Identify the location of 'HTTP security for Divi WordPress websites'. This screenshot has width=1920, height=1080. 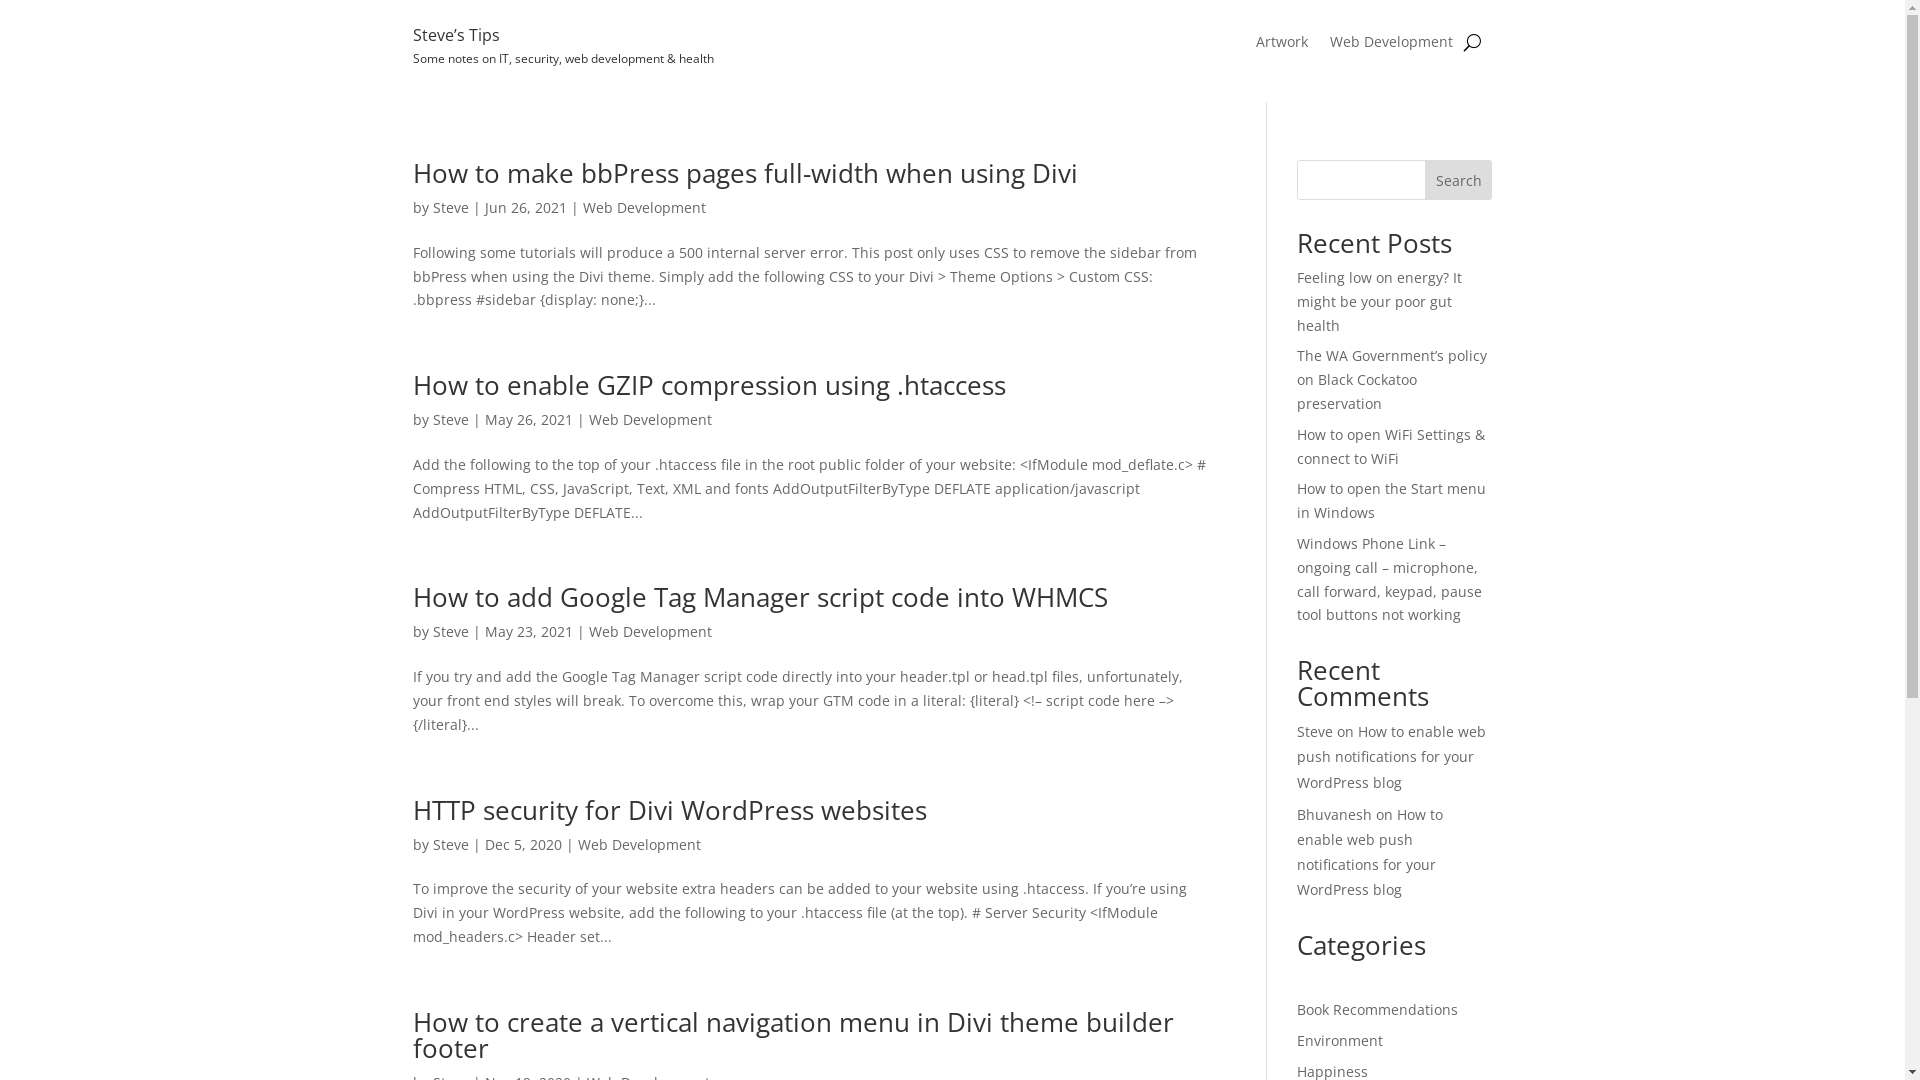
(668, 810).